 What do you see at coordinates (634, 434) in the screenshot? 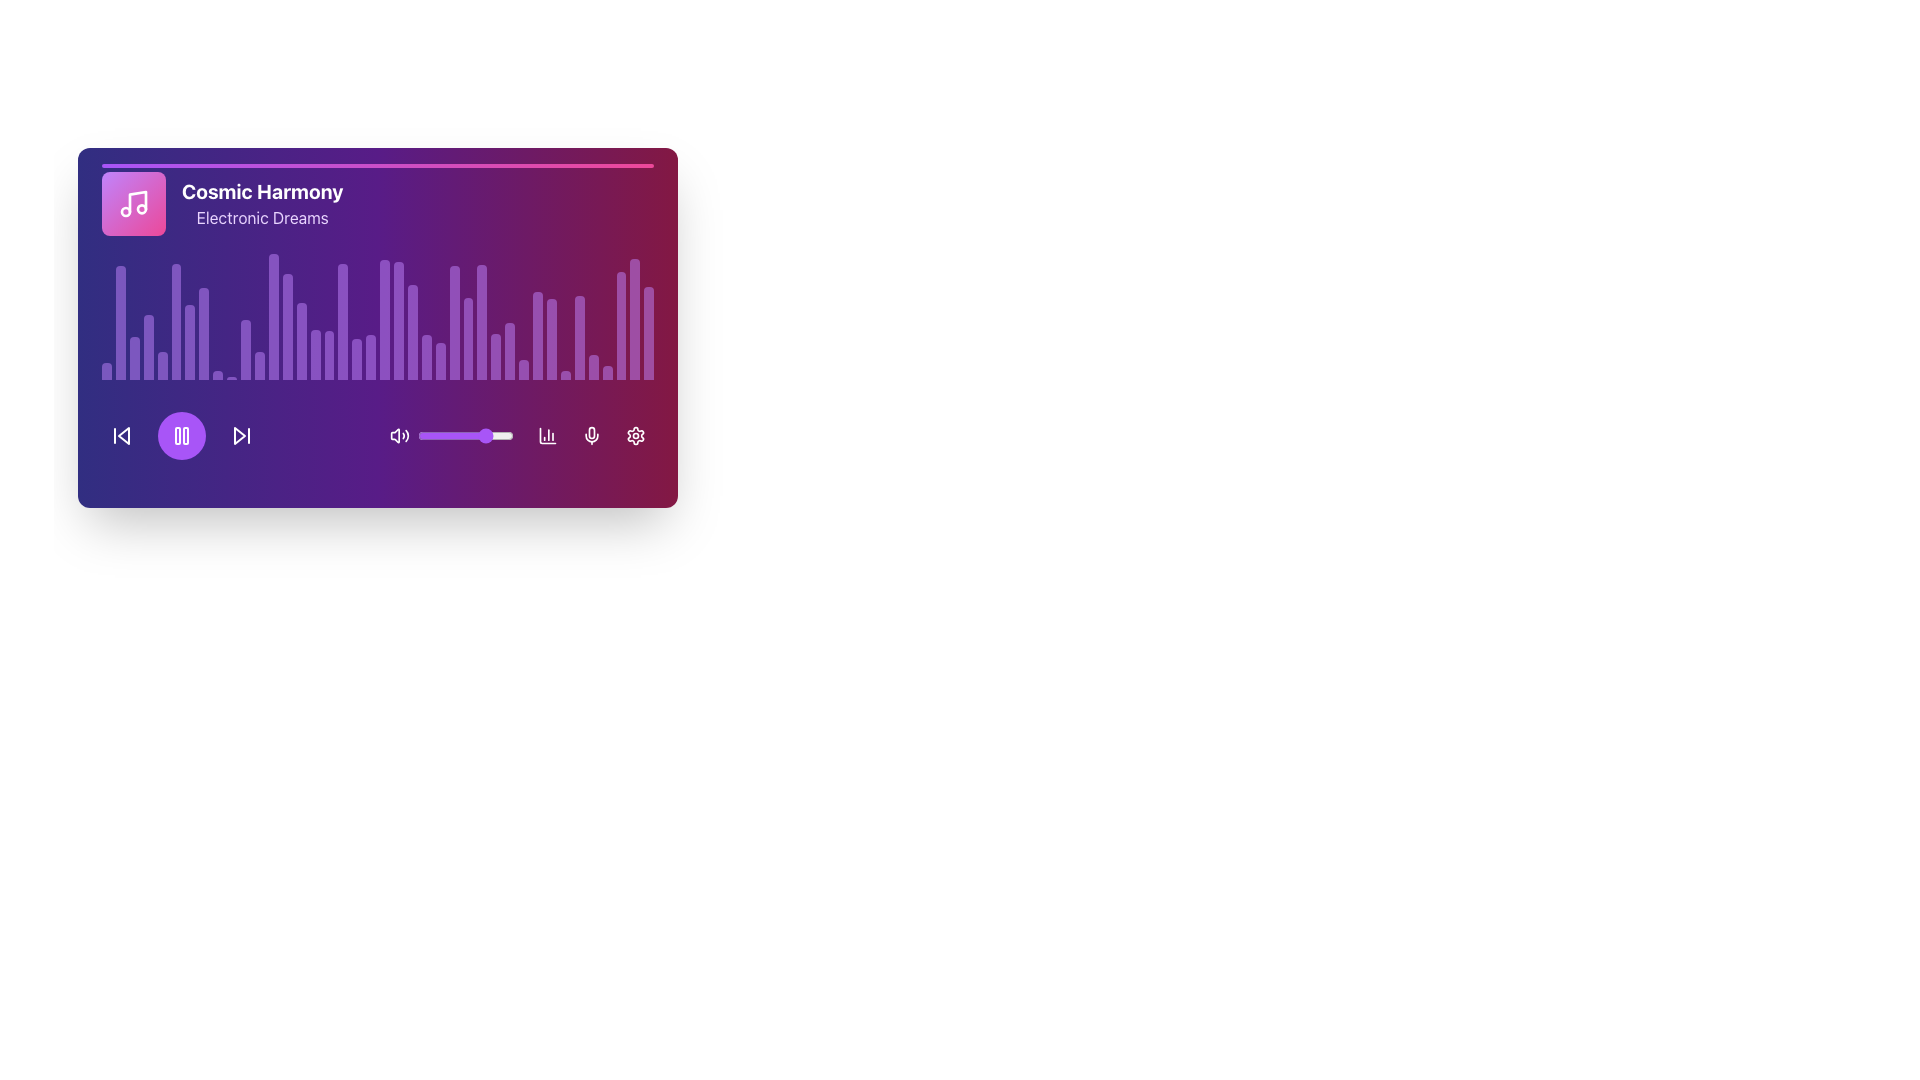
I see `the cog-shaped settings icon` at bounding box center [634, 434].